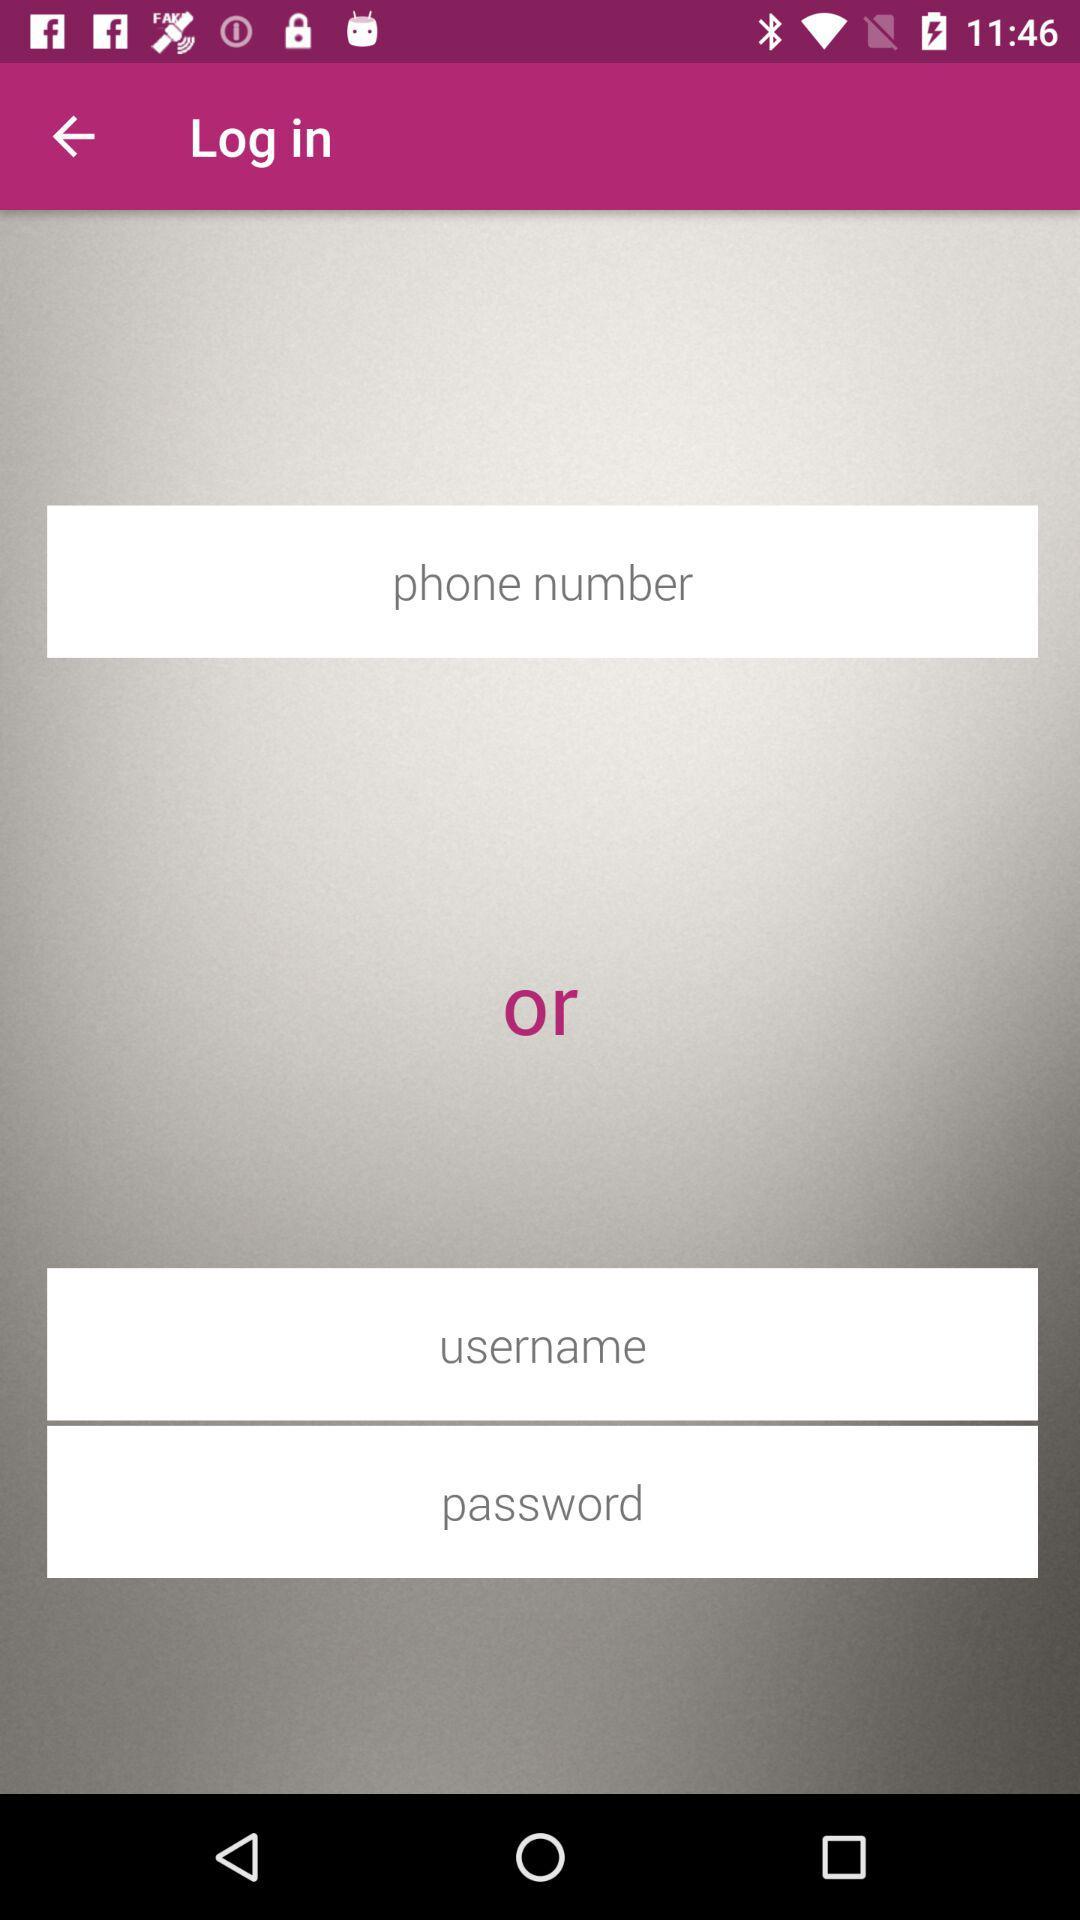 The image size is (1080, 1920). Describe the element at coordinates (72, 135) in the screenshot. I see `the icon next to the log in icon` at that location.